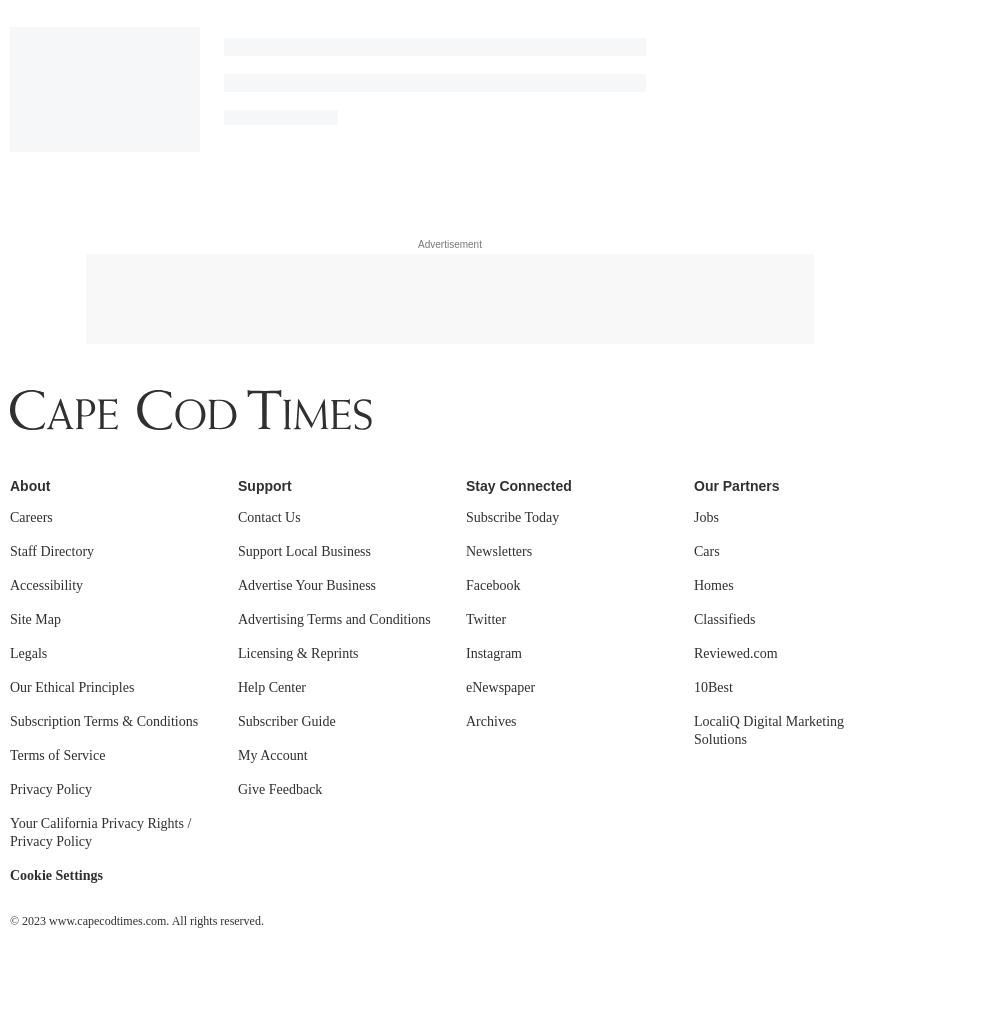 The image size is (1000, 1029). What do you see at coordinates (693, 93) in the screenshot?
I see `'Reviewed.com'` at bounding box center [693, 93].